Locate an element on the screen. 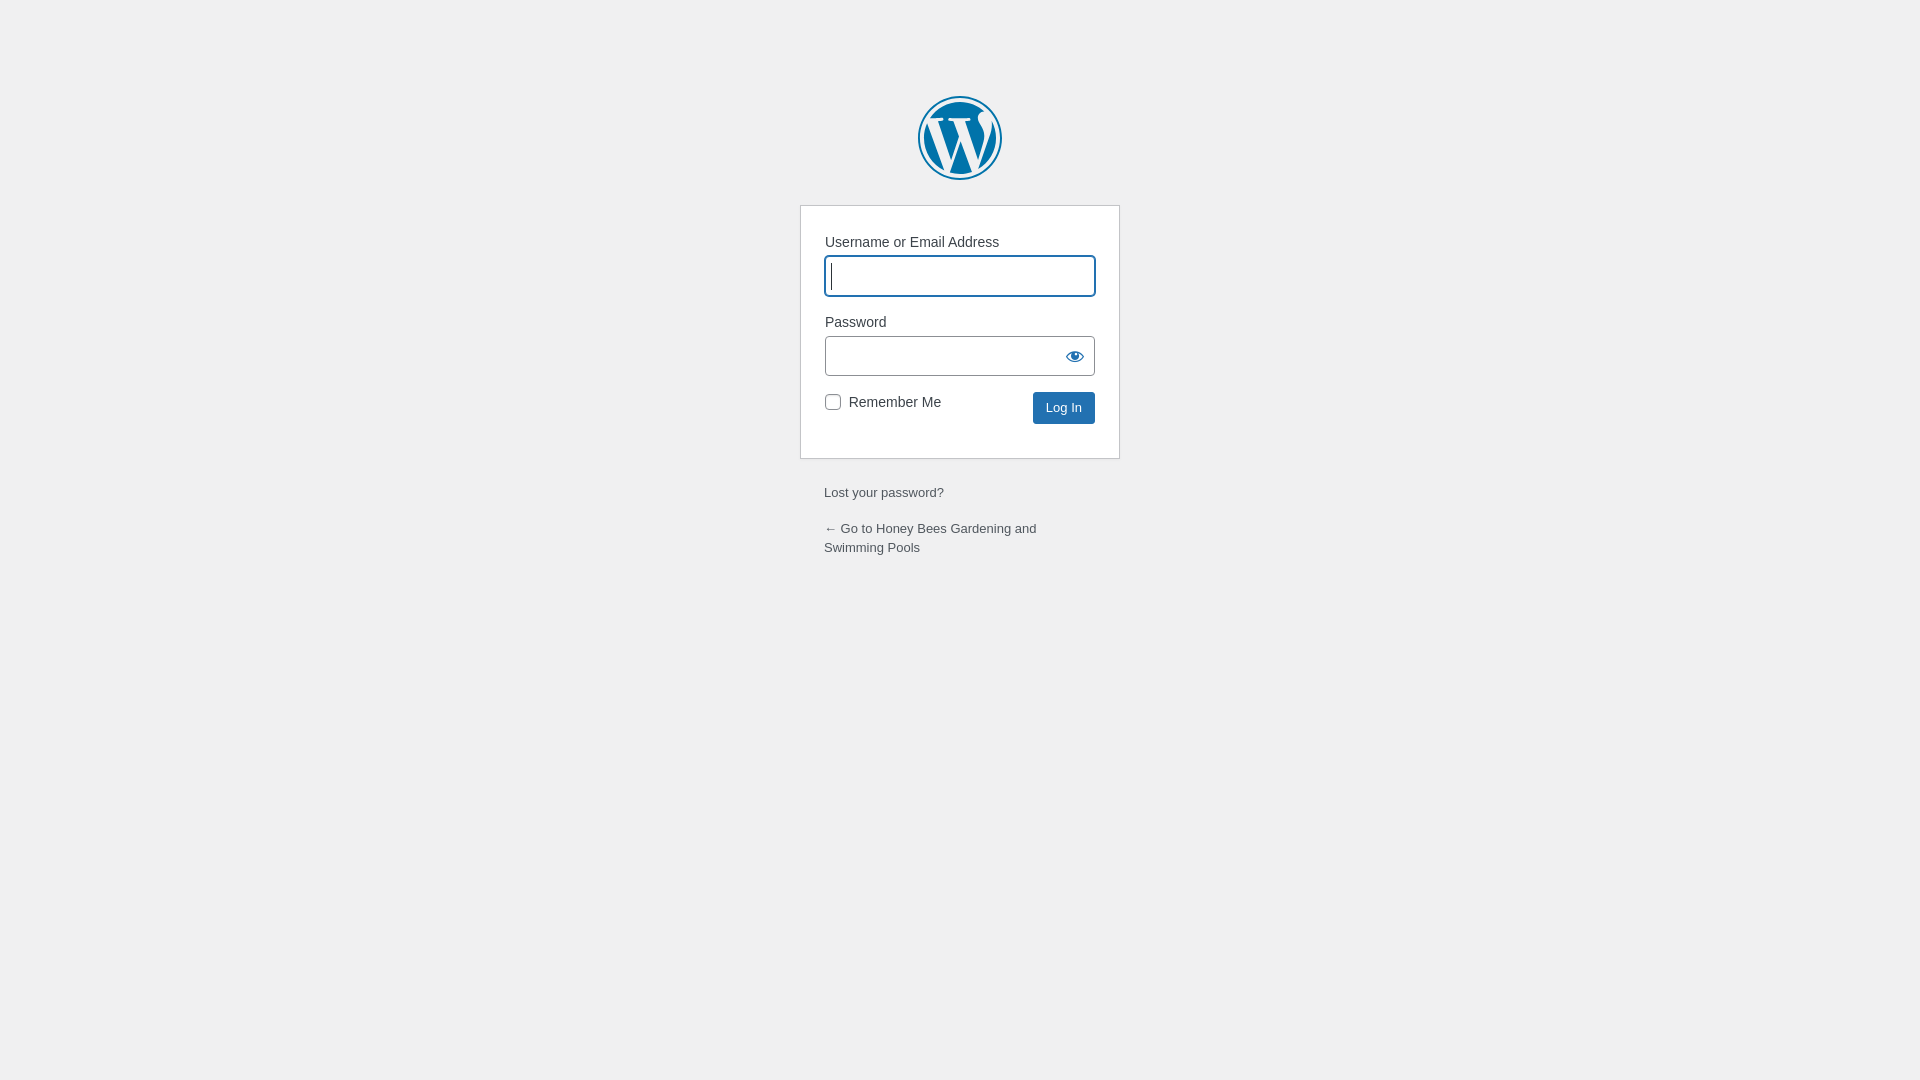  'Powered by WordPress' is located at coordinates (960, 137).